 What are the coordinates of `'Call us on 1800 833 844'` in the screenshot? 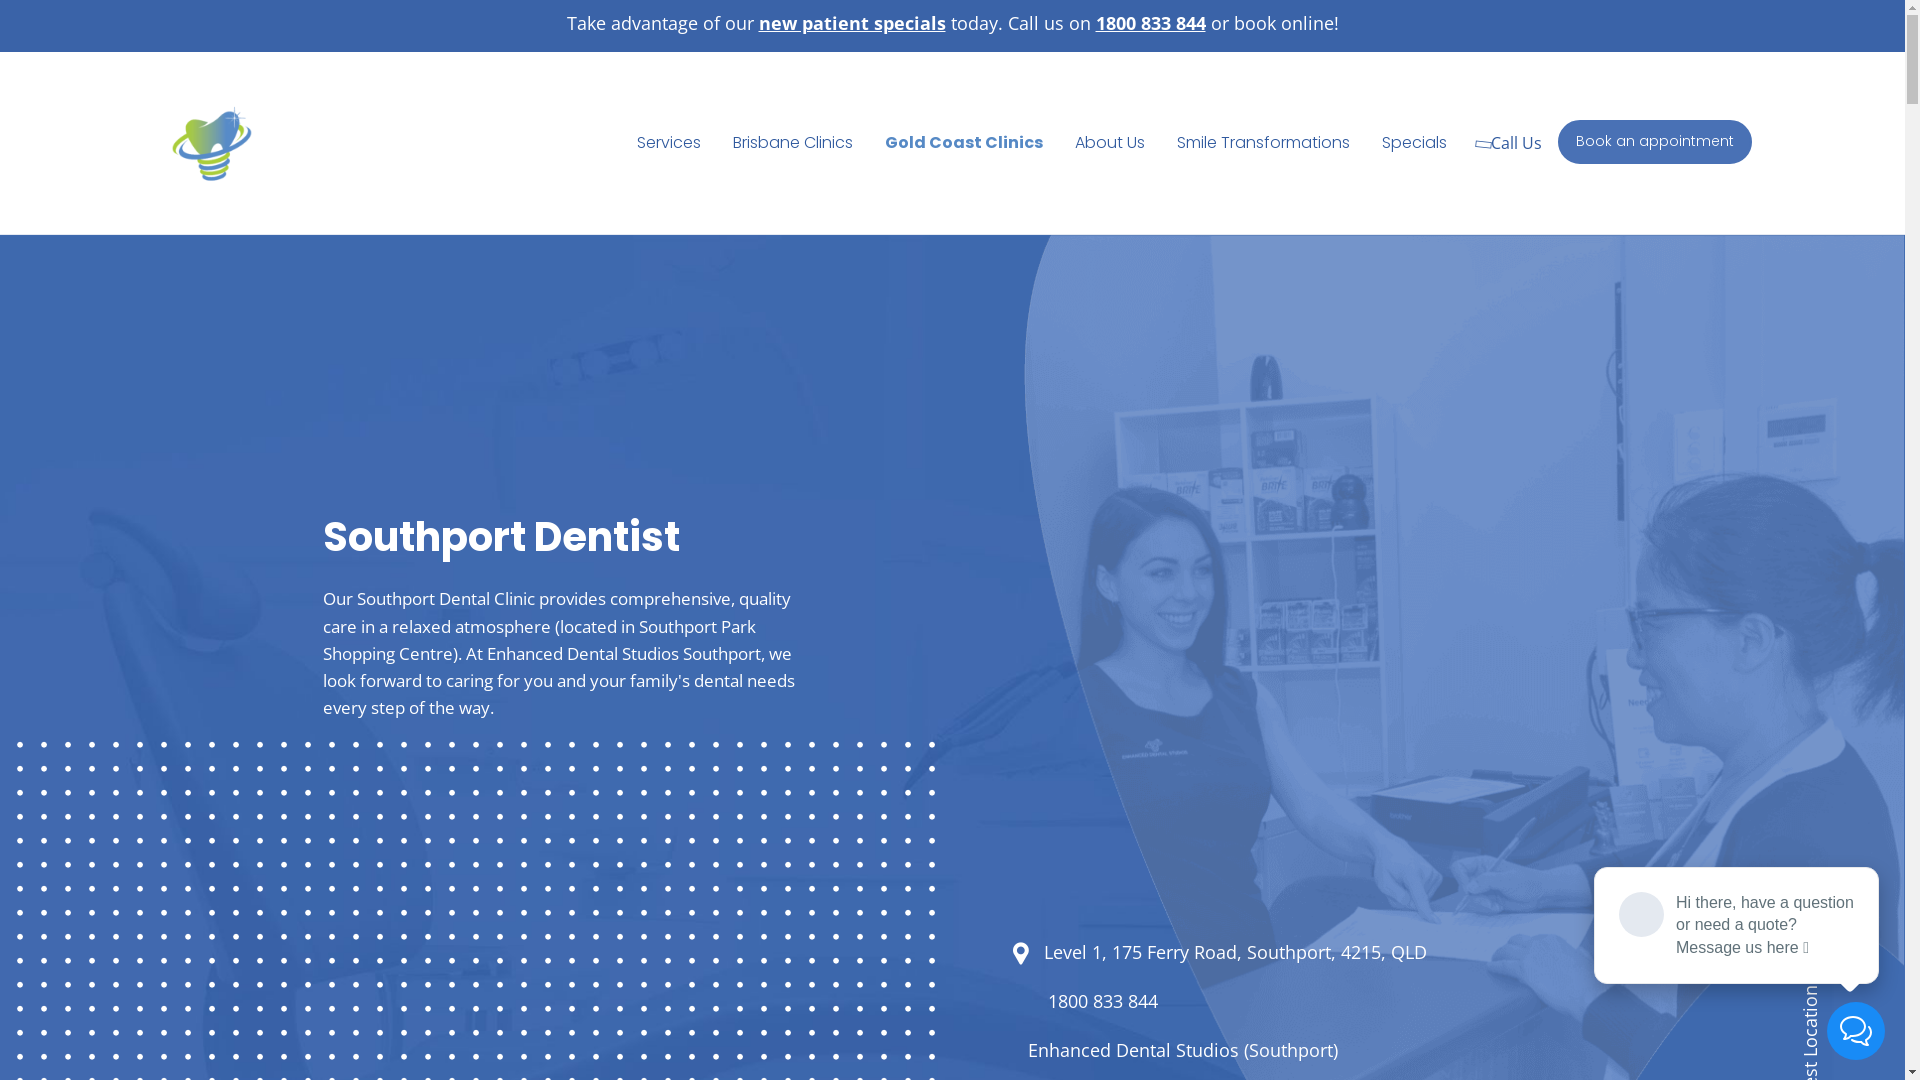 It's located at (1002, 23).